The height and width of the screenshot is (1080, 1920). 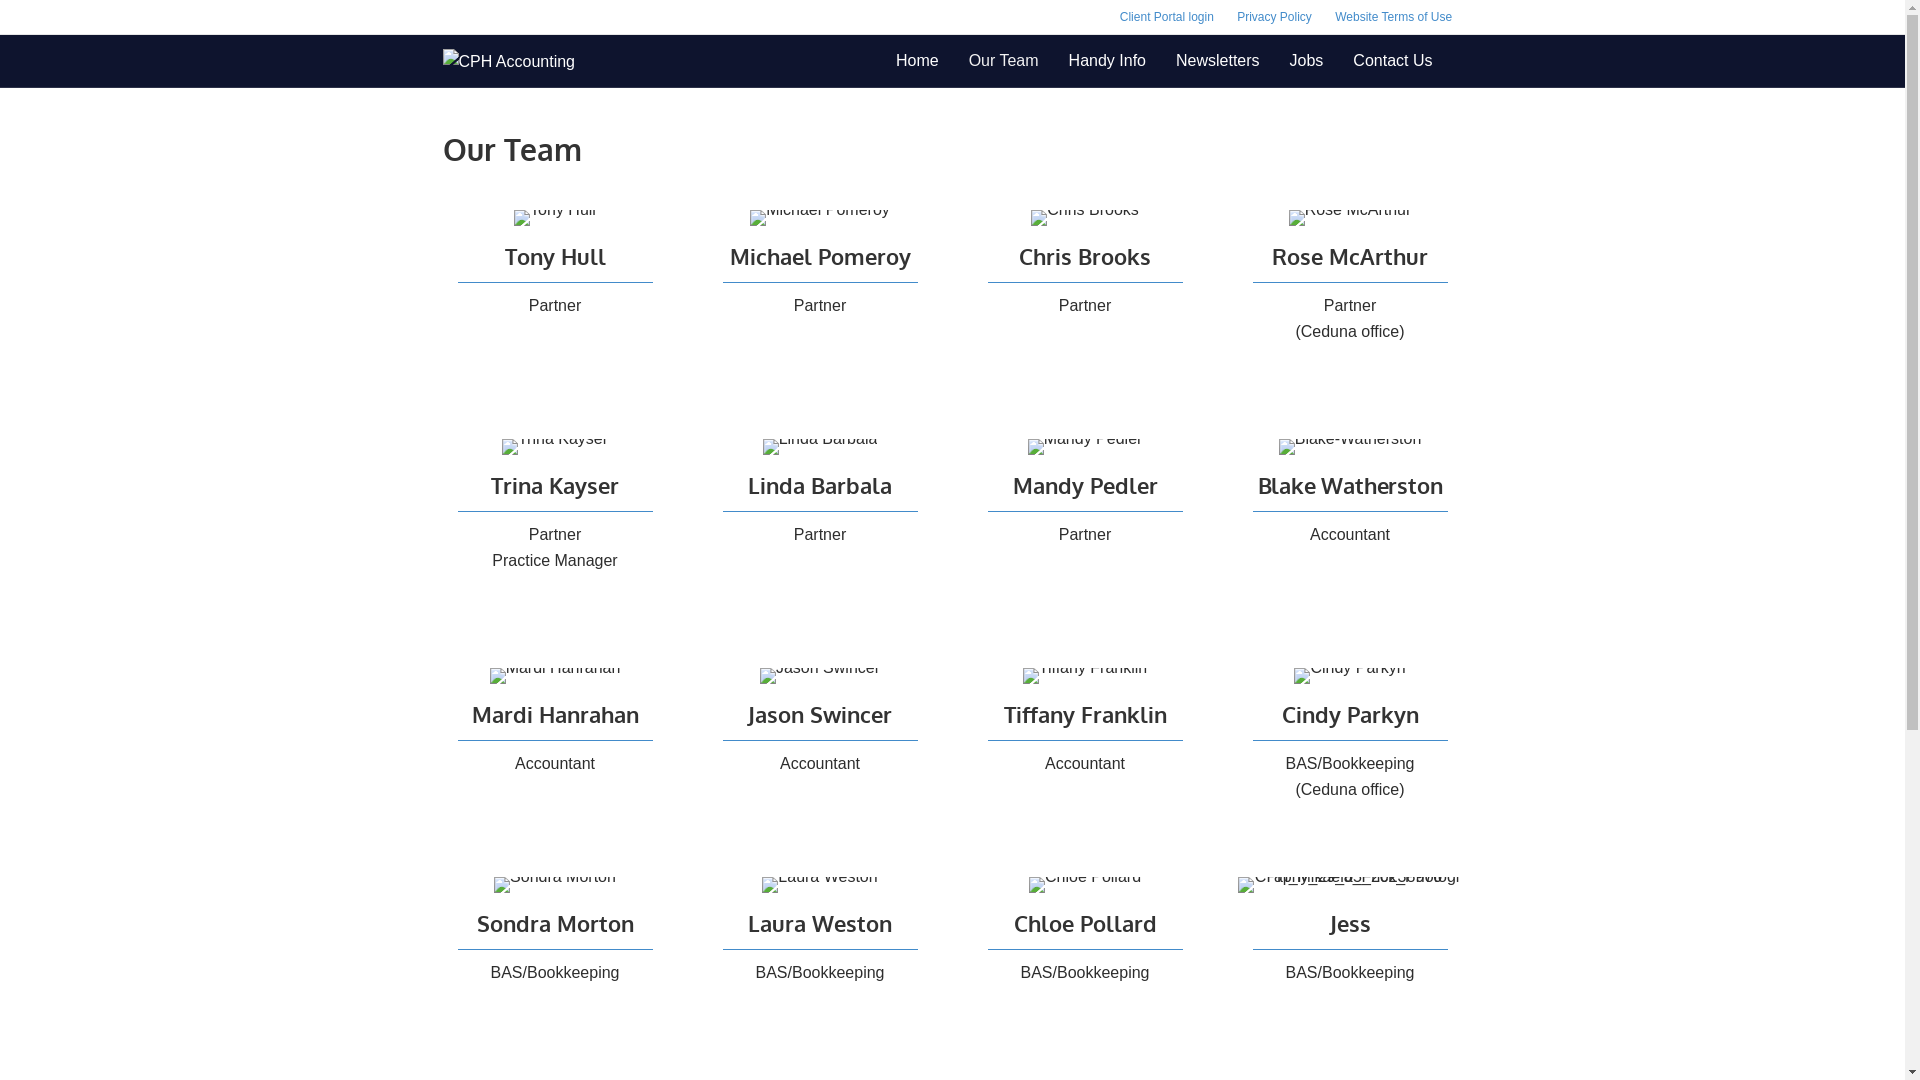 What do you see at coordinates (1106, 60) in the screenshot?
I see `'Handy Info'` at bounding box center [1106, 60].